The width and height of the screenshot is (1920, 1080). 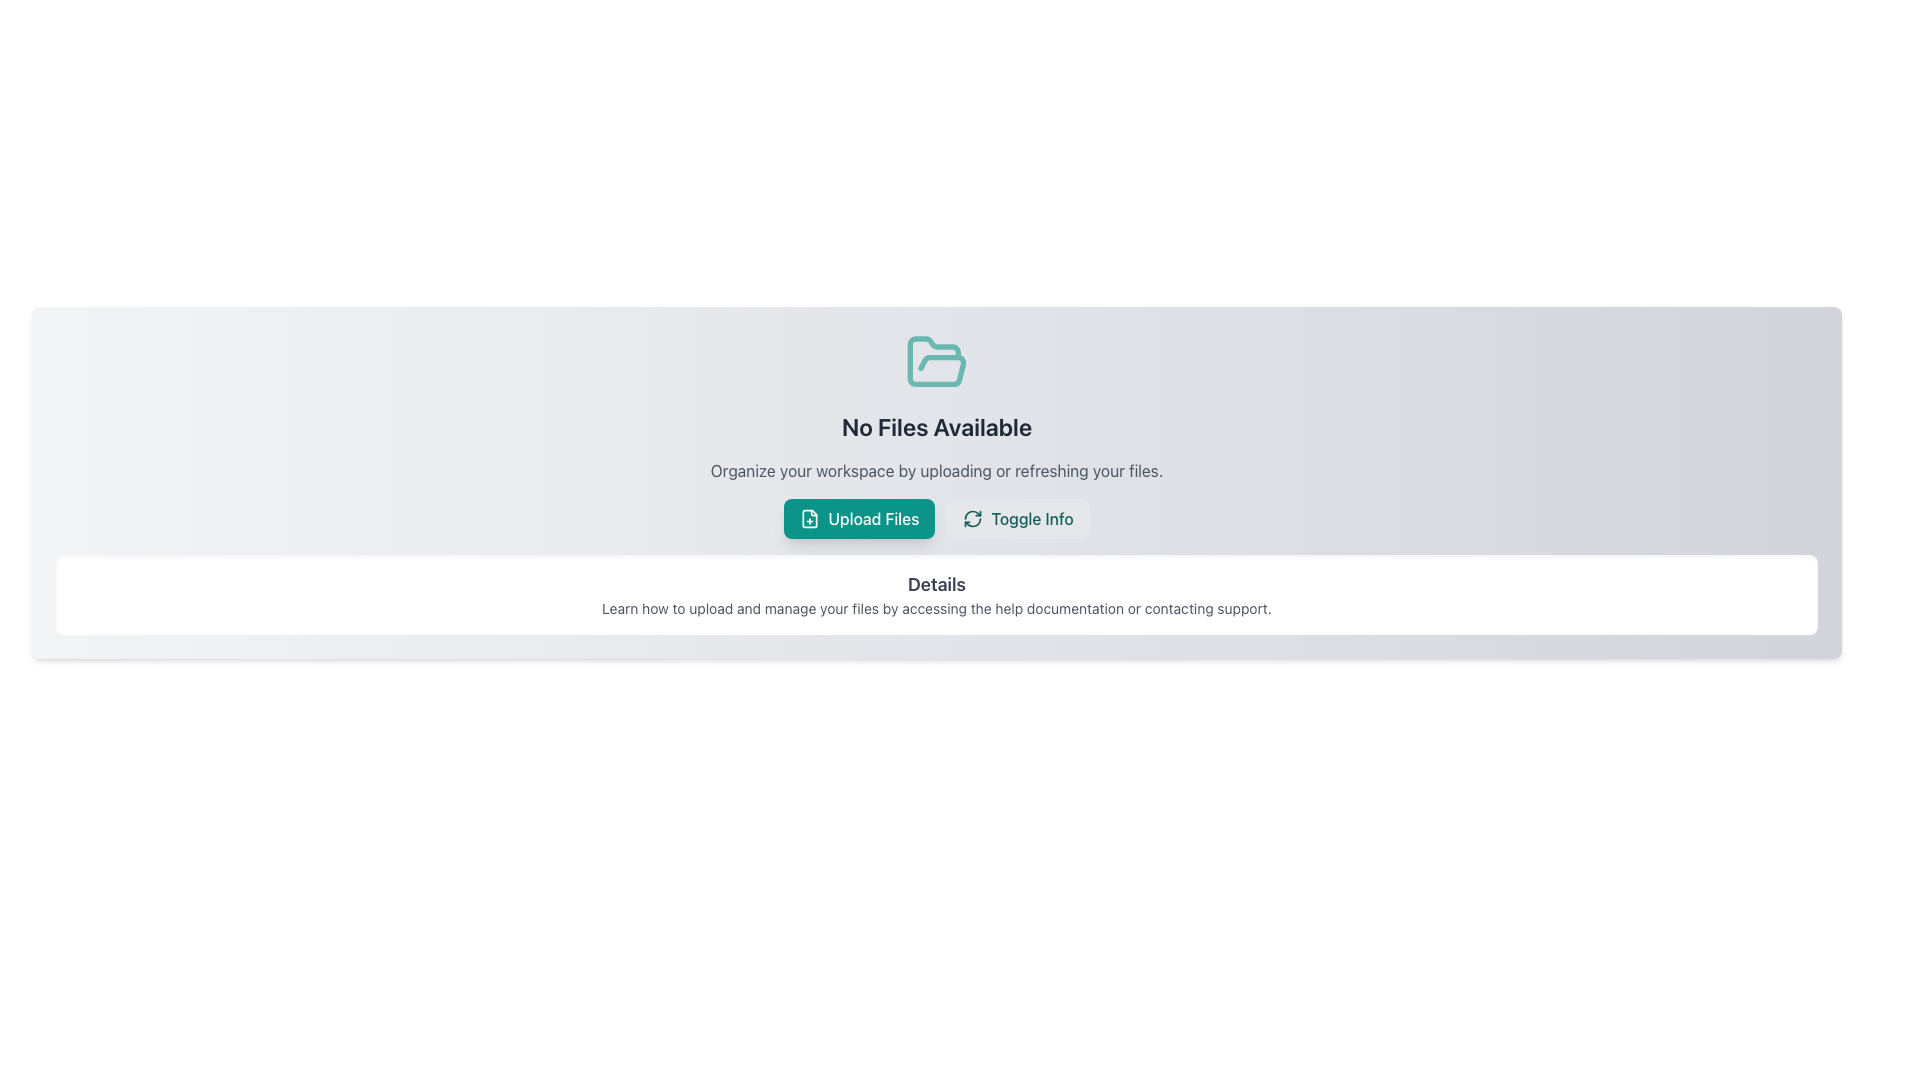 I want to click on the 'Upload Files' button, which is a teal green button in a horizontal row of buttons, to upload files, so click(x=935, y=518).